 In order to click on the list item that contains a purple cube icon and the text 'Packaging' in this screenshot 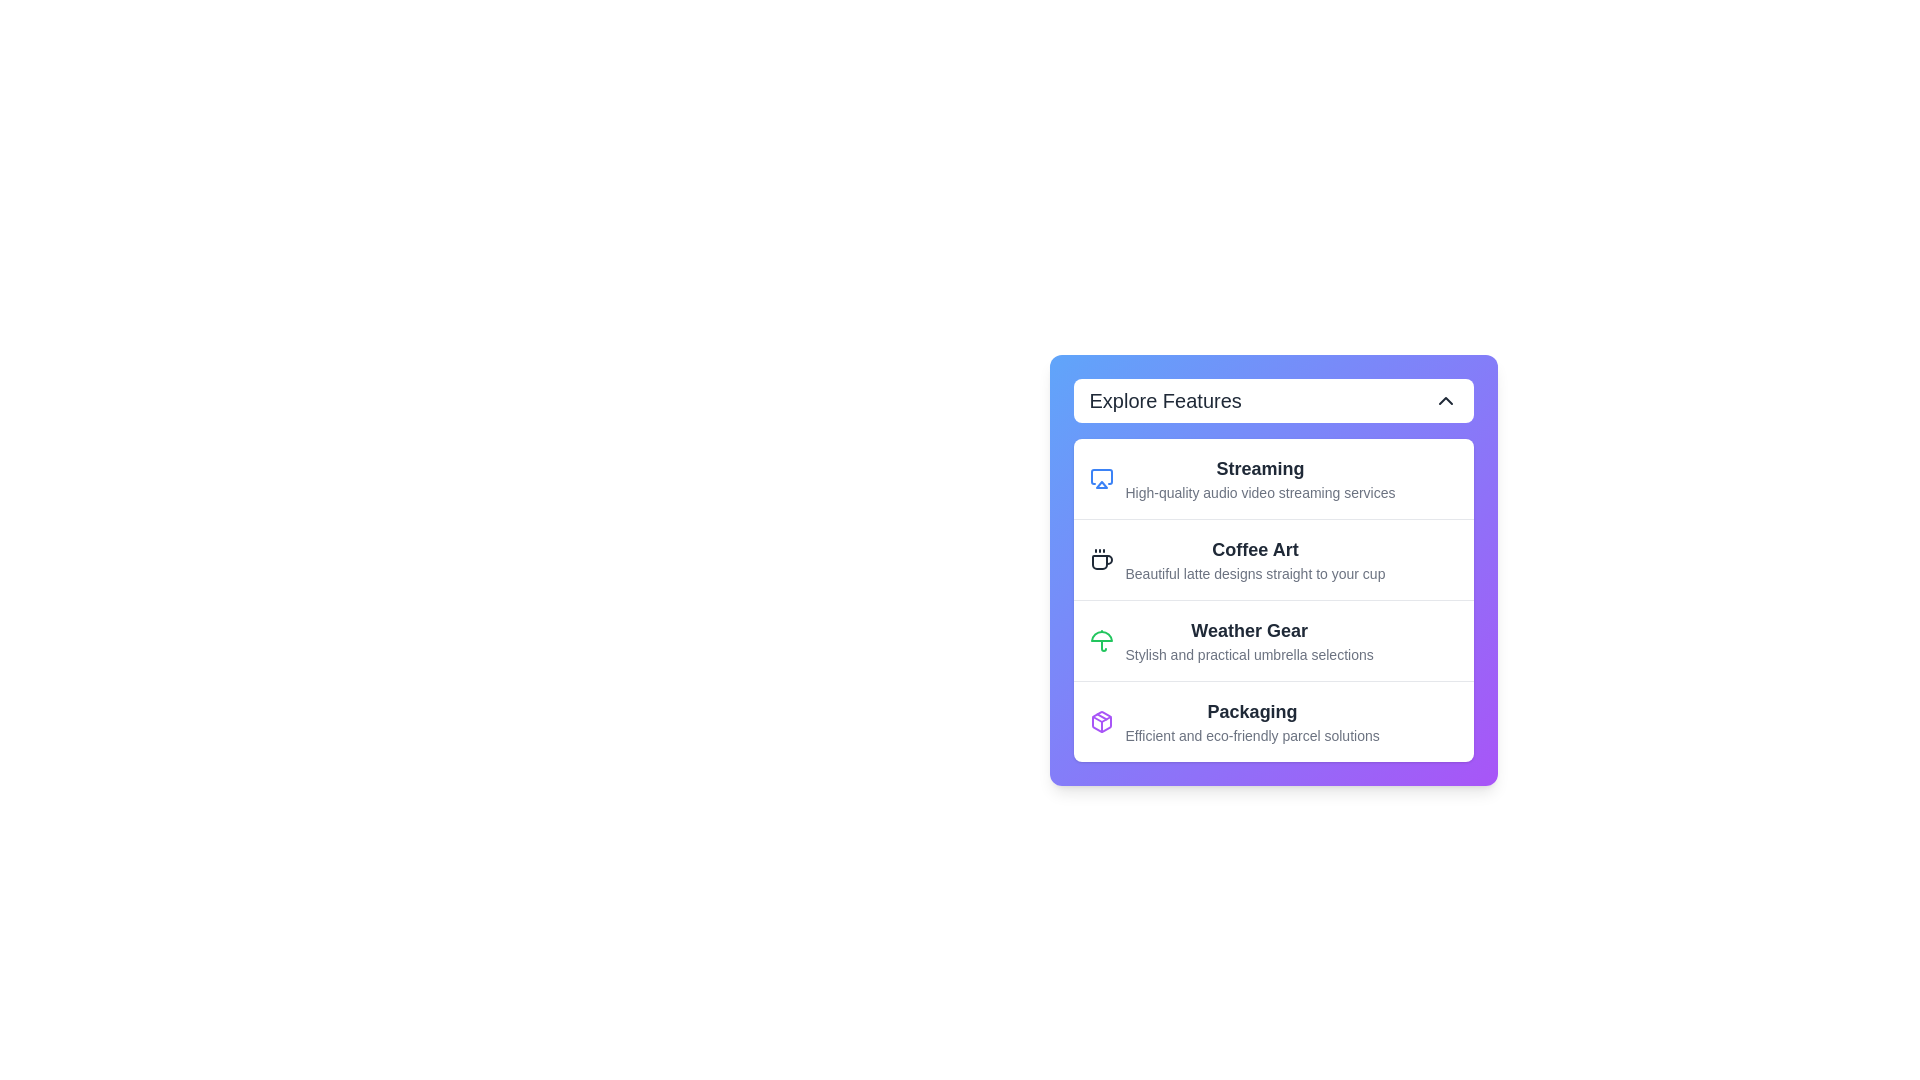, I will do `click(1272, 721)`.